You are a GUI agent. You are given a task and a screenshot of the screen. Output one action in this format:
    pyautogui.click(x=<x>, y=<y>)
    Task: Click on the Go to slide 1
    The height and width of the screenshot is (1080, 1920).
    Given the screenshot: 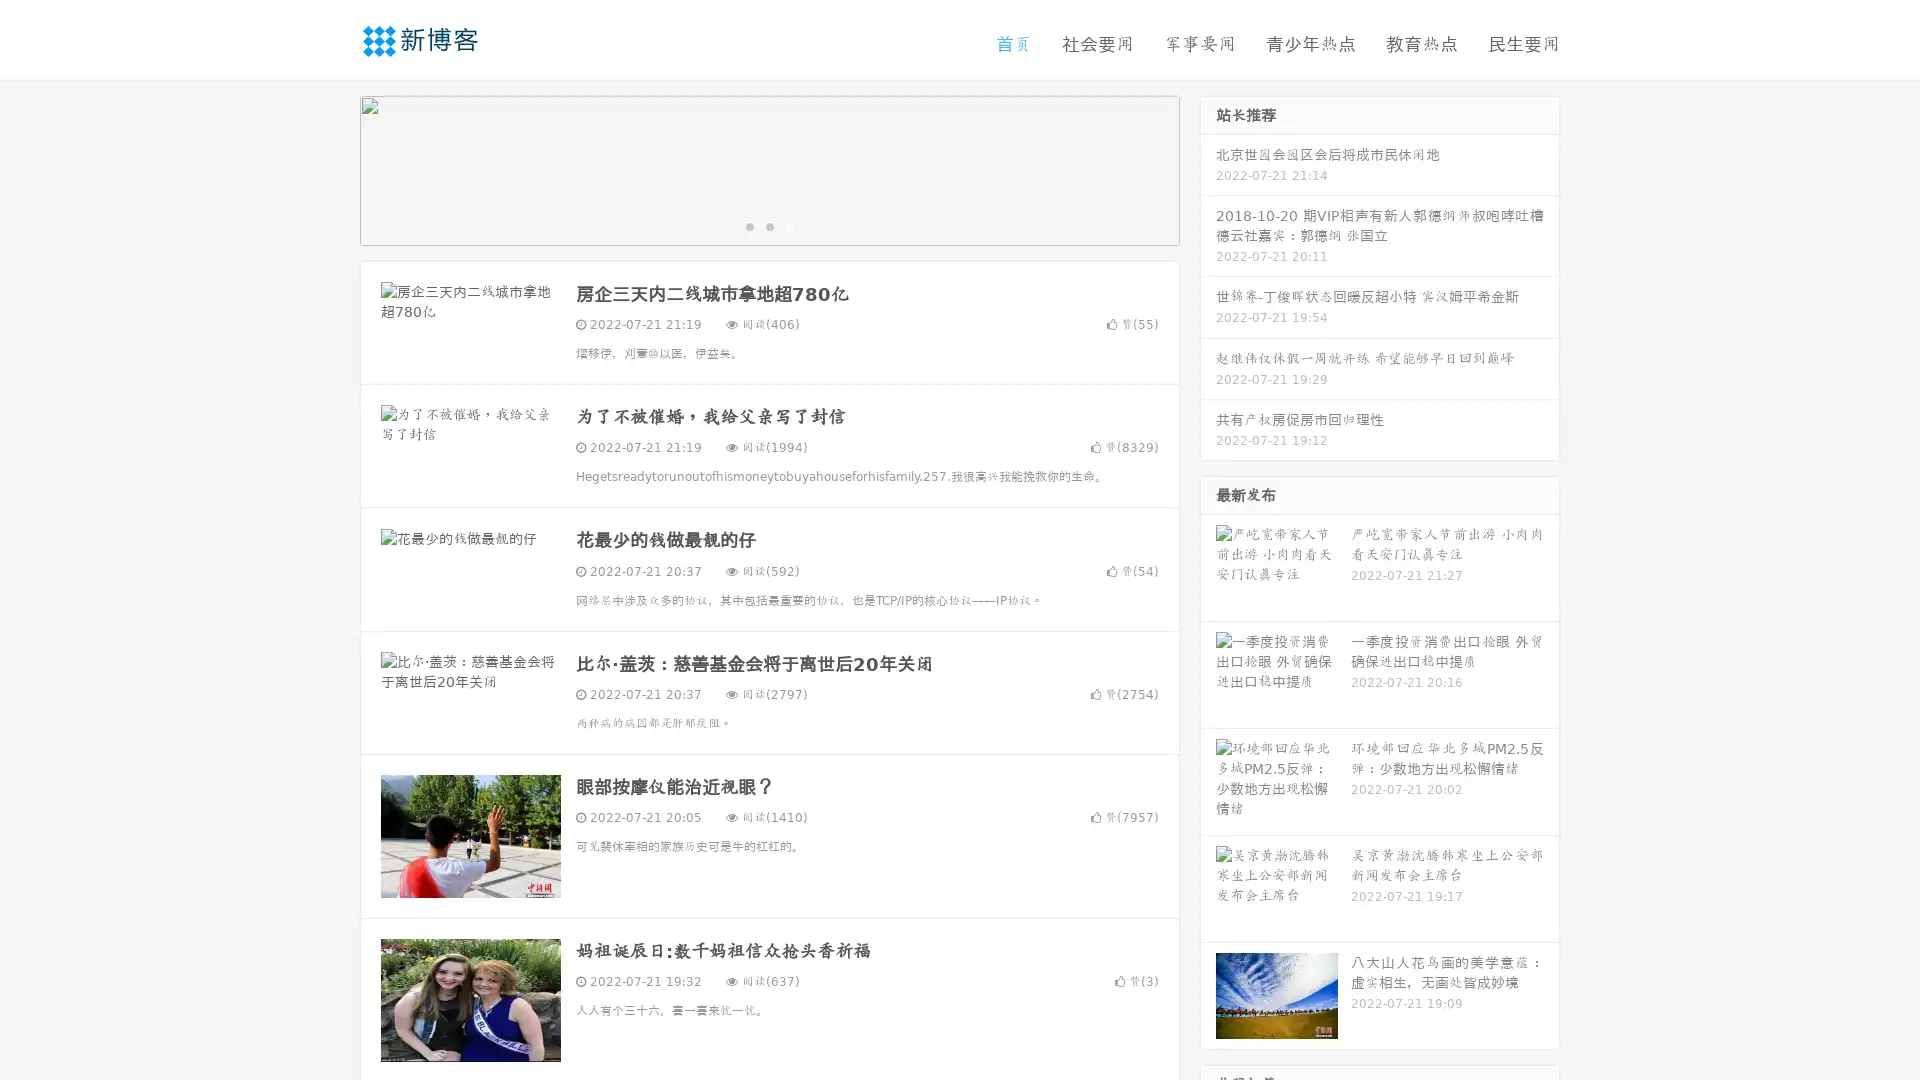 What is the action you would take?
    pyautogui.click(x=748, y=225)
    